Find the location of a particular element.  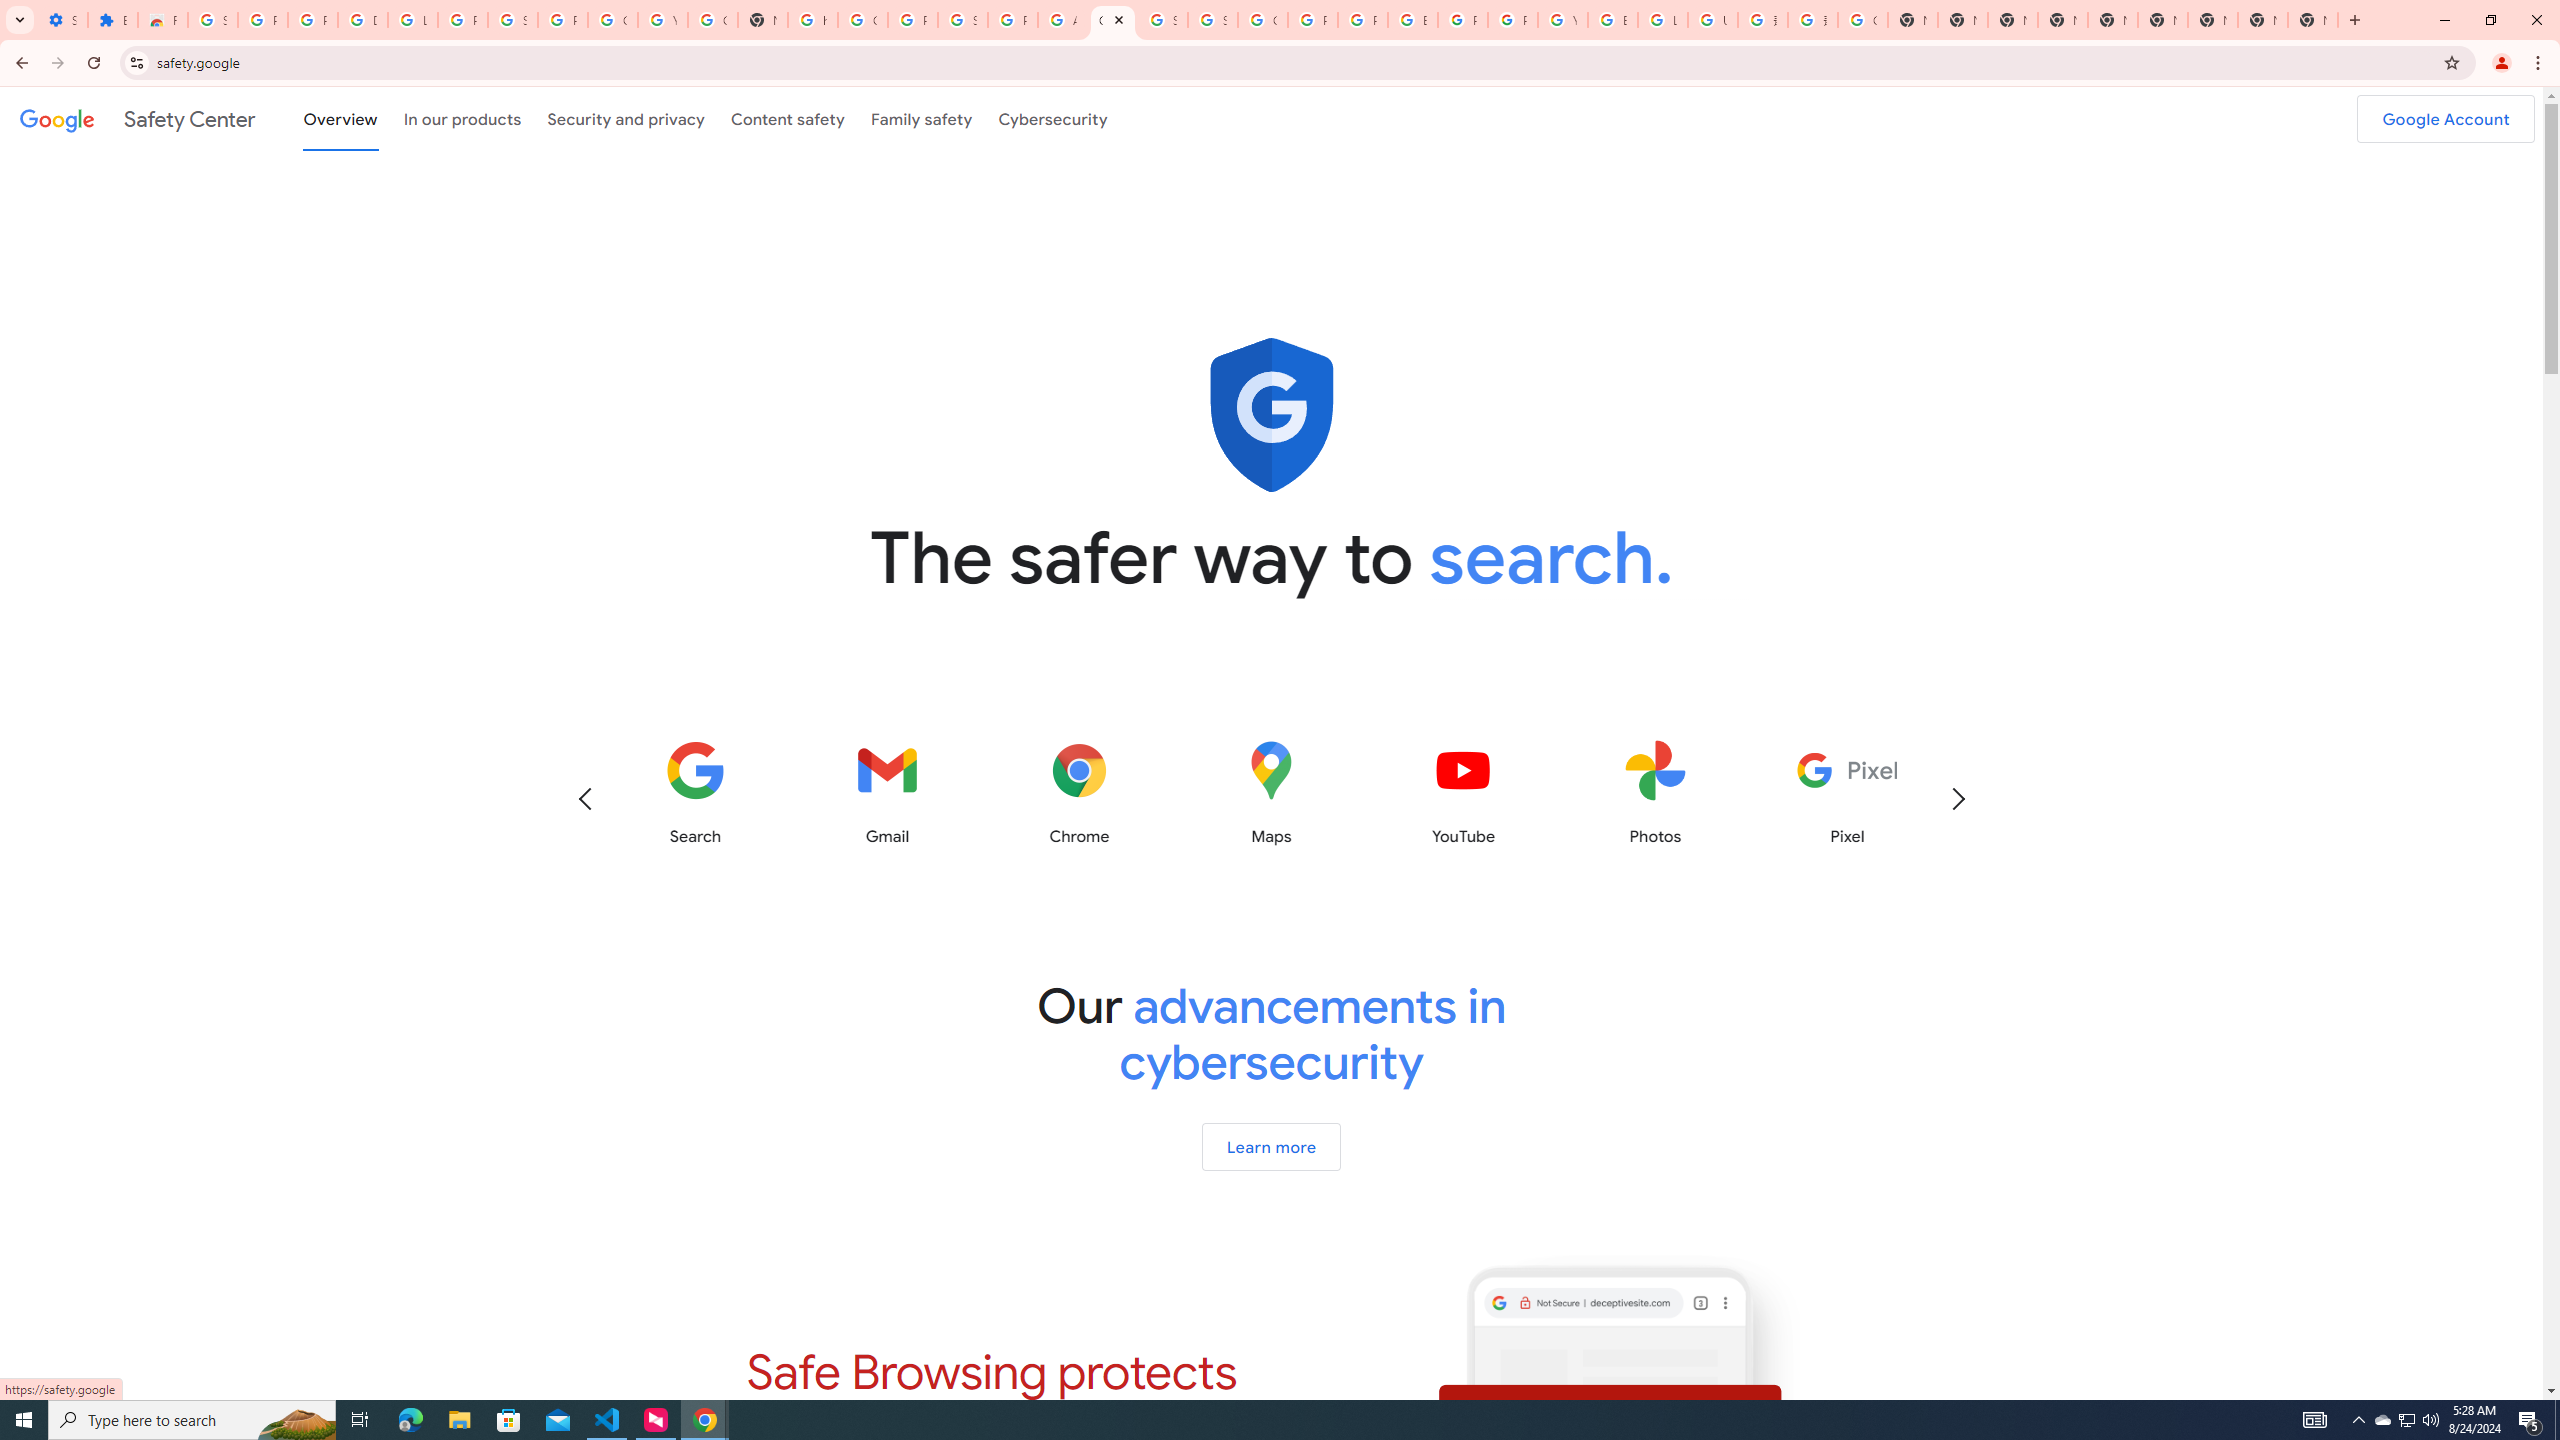

'Google Account' is located at coordinates (2445, 118).